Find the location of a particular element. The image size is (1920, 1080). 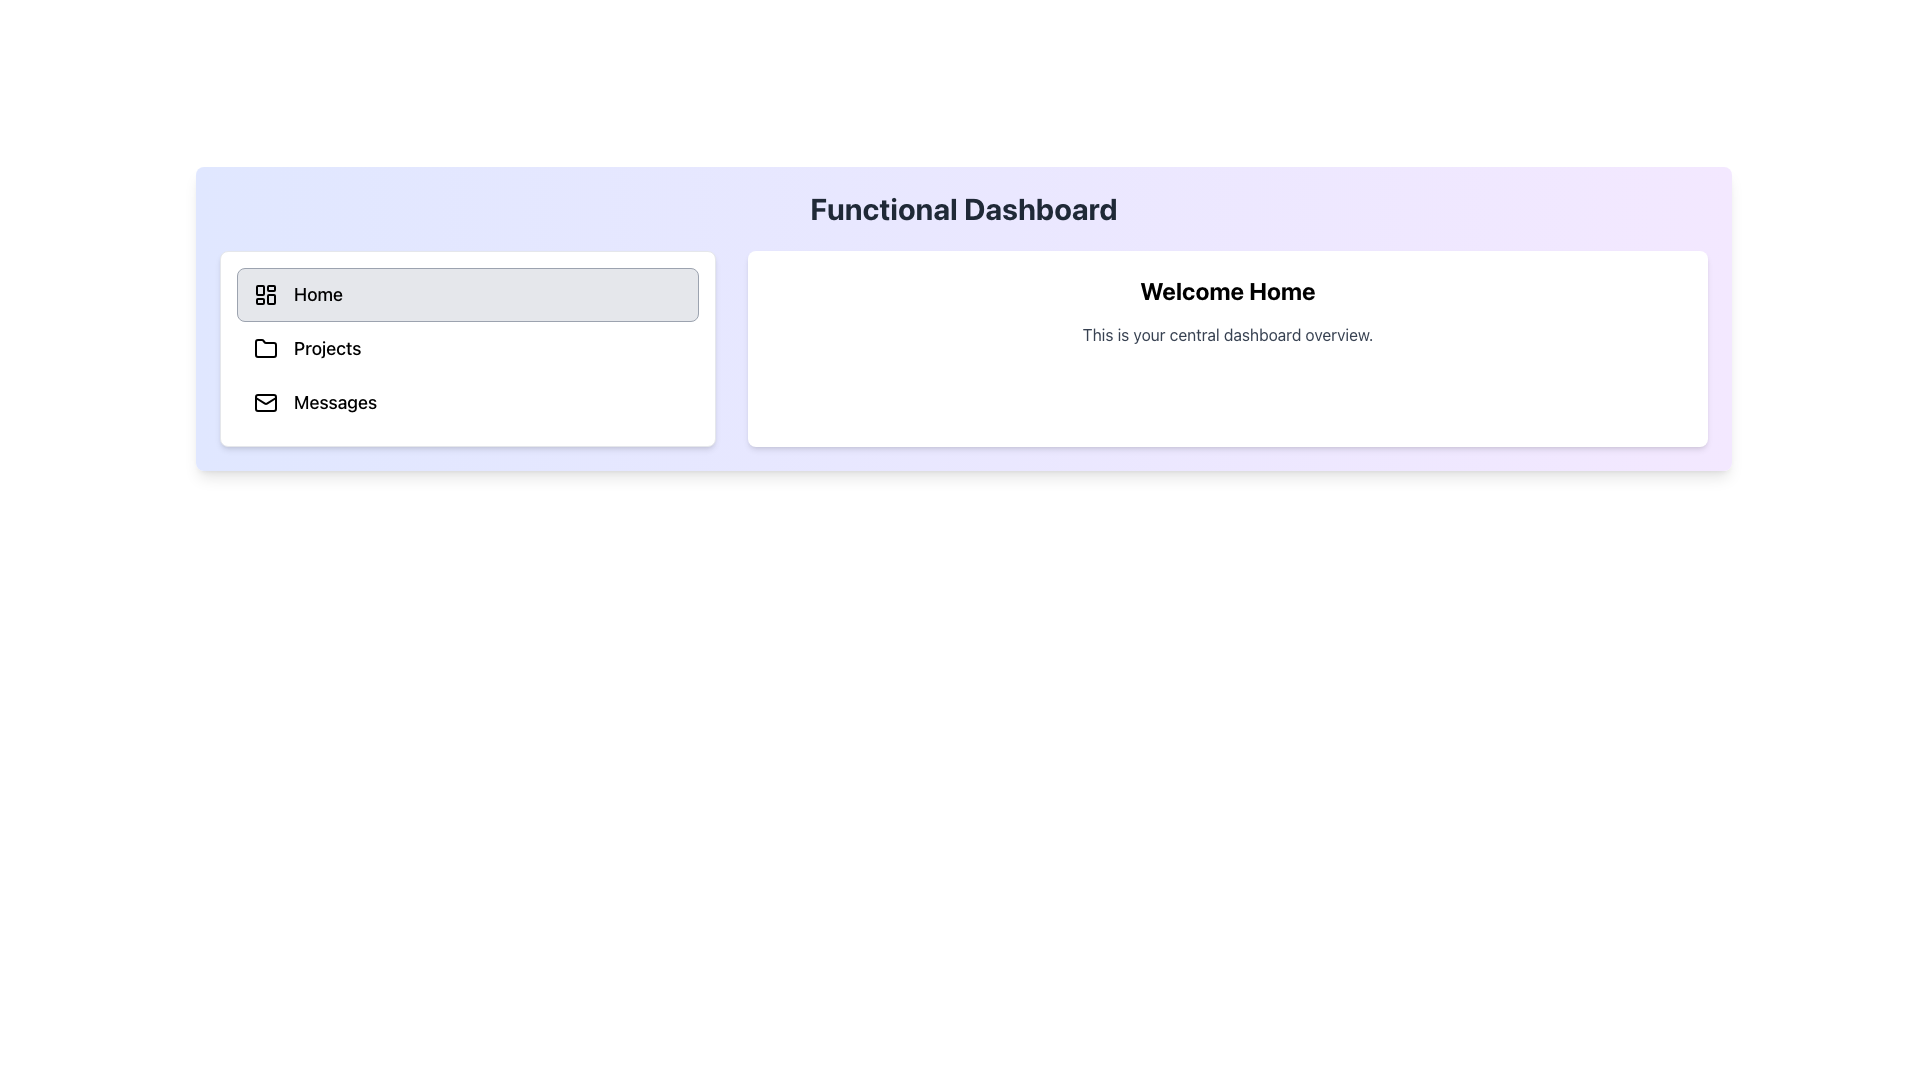

the third button in the vertical list of options within the left navigation panel is located at coordinates (466, 402).